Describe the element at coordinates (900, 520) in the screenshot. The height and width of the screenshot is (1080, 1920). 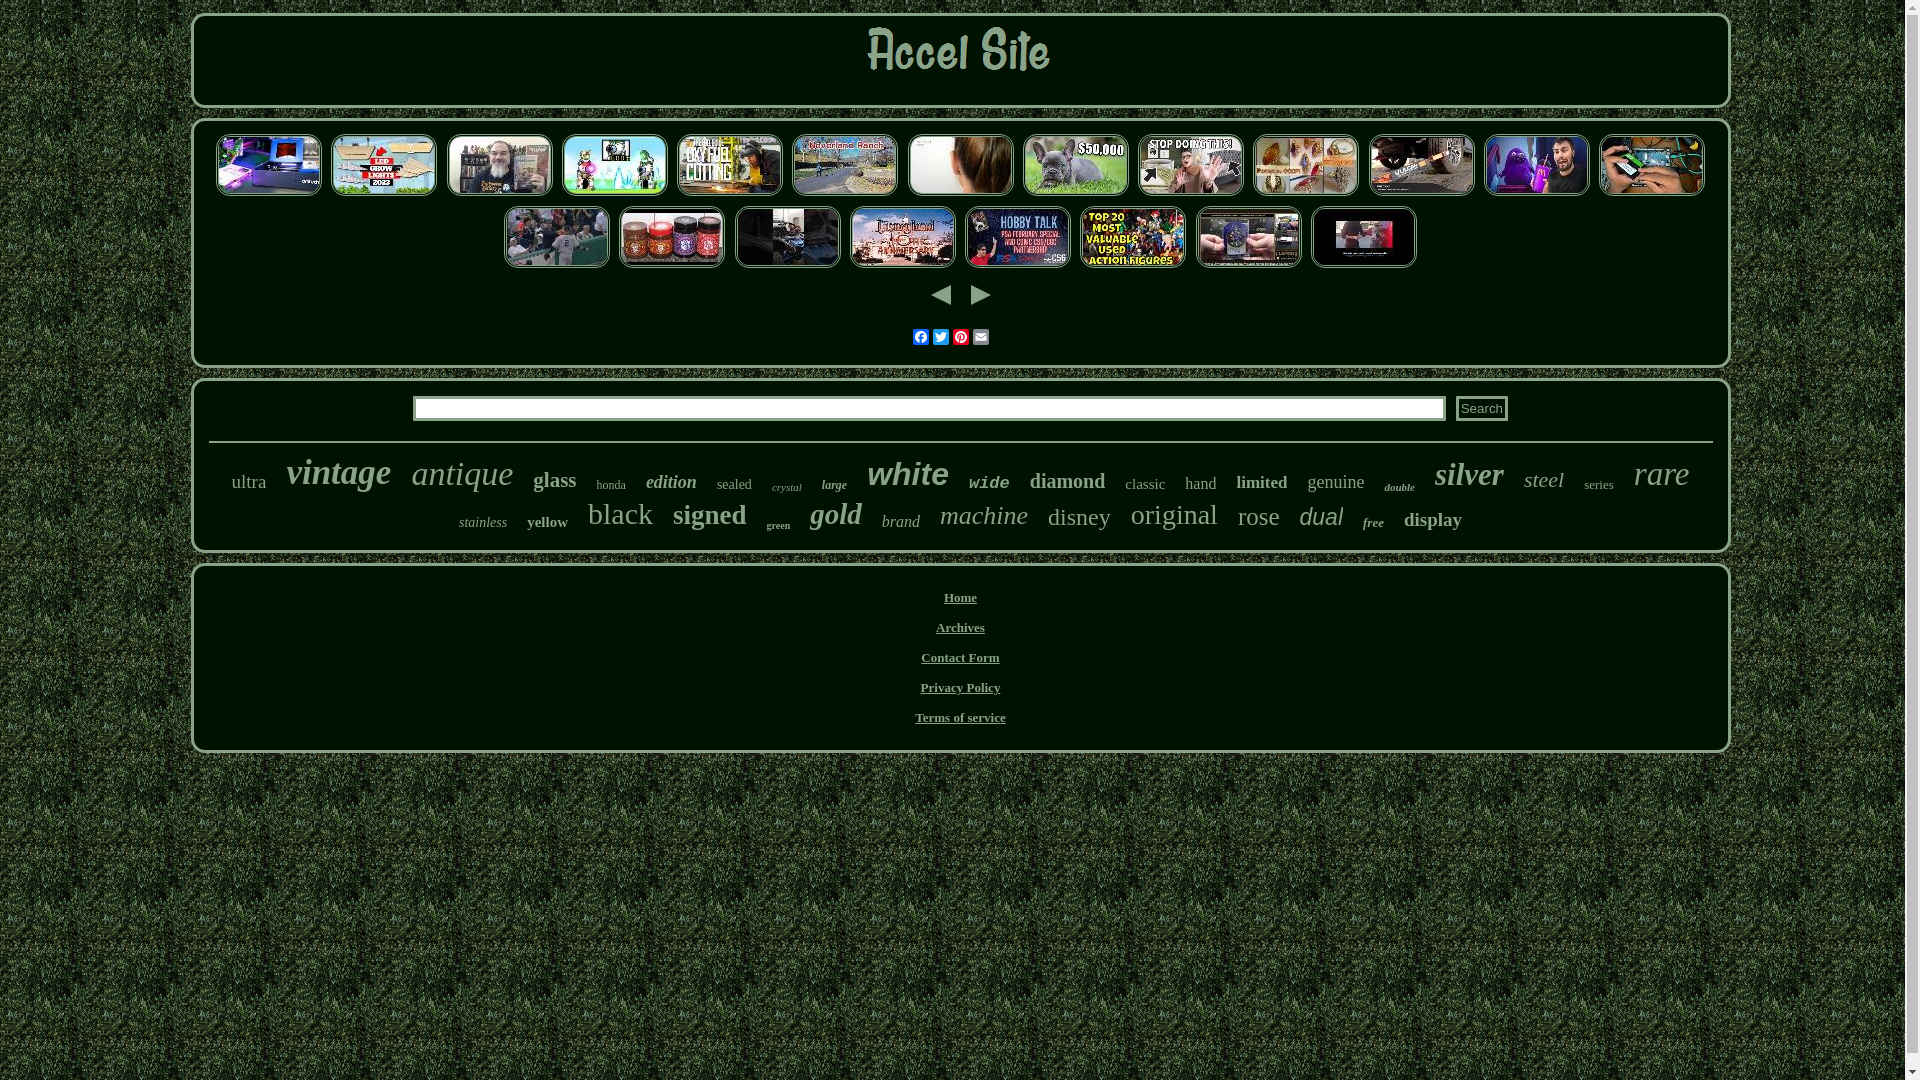
I see `'brand'` at that location.